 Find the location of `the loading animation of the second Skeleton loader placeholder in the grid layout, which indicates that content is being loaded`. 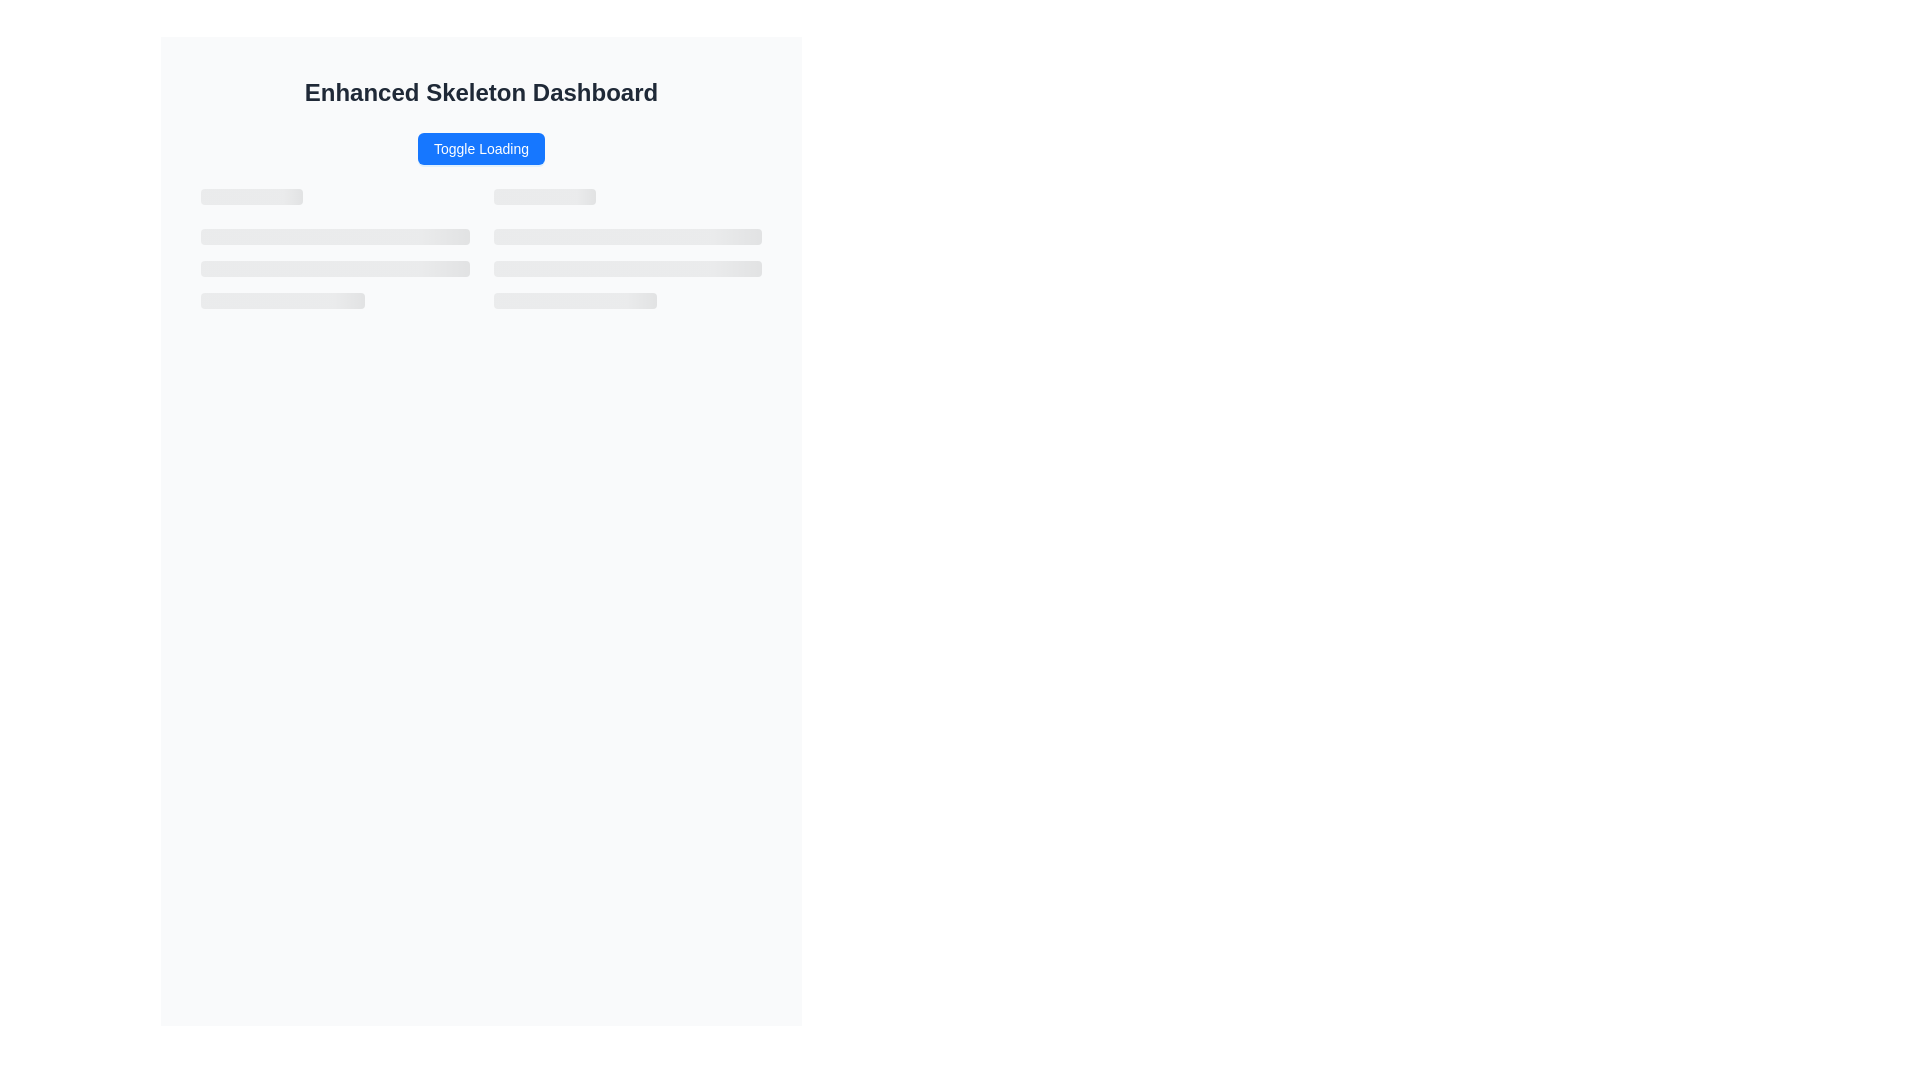

the loading animation of the second Skeleton loader placeholder in the grid layout, which indicates that content is being loaded is located at coordinates (626, 248).